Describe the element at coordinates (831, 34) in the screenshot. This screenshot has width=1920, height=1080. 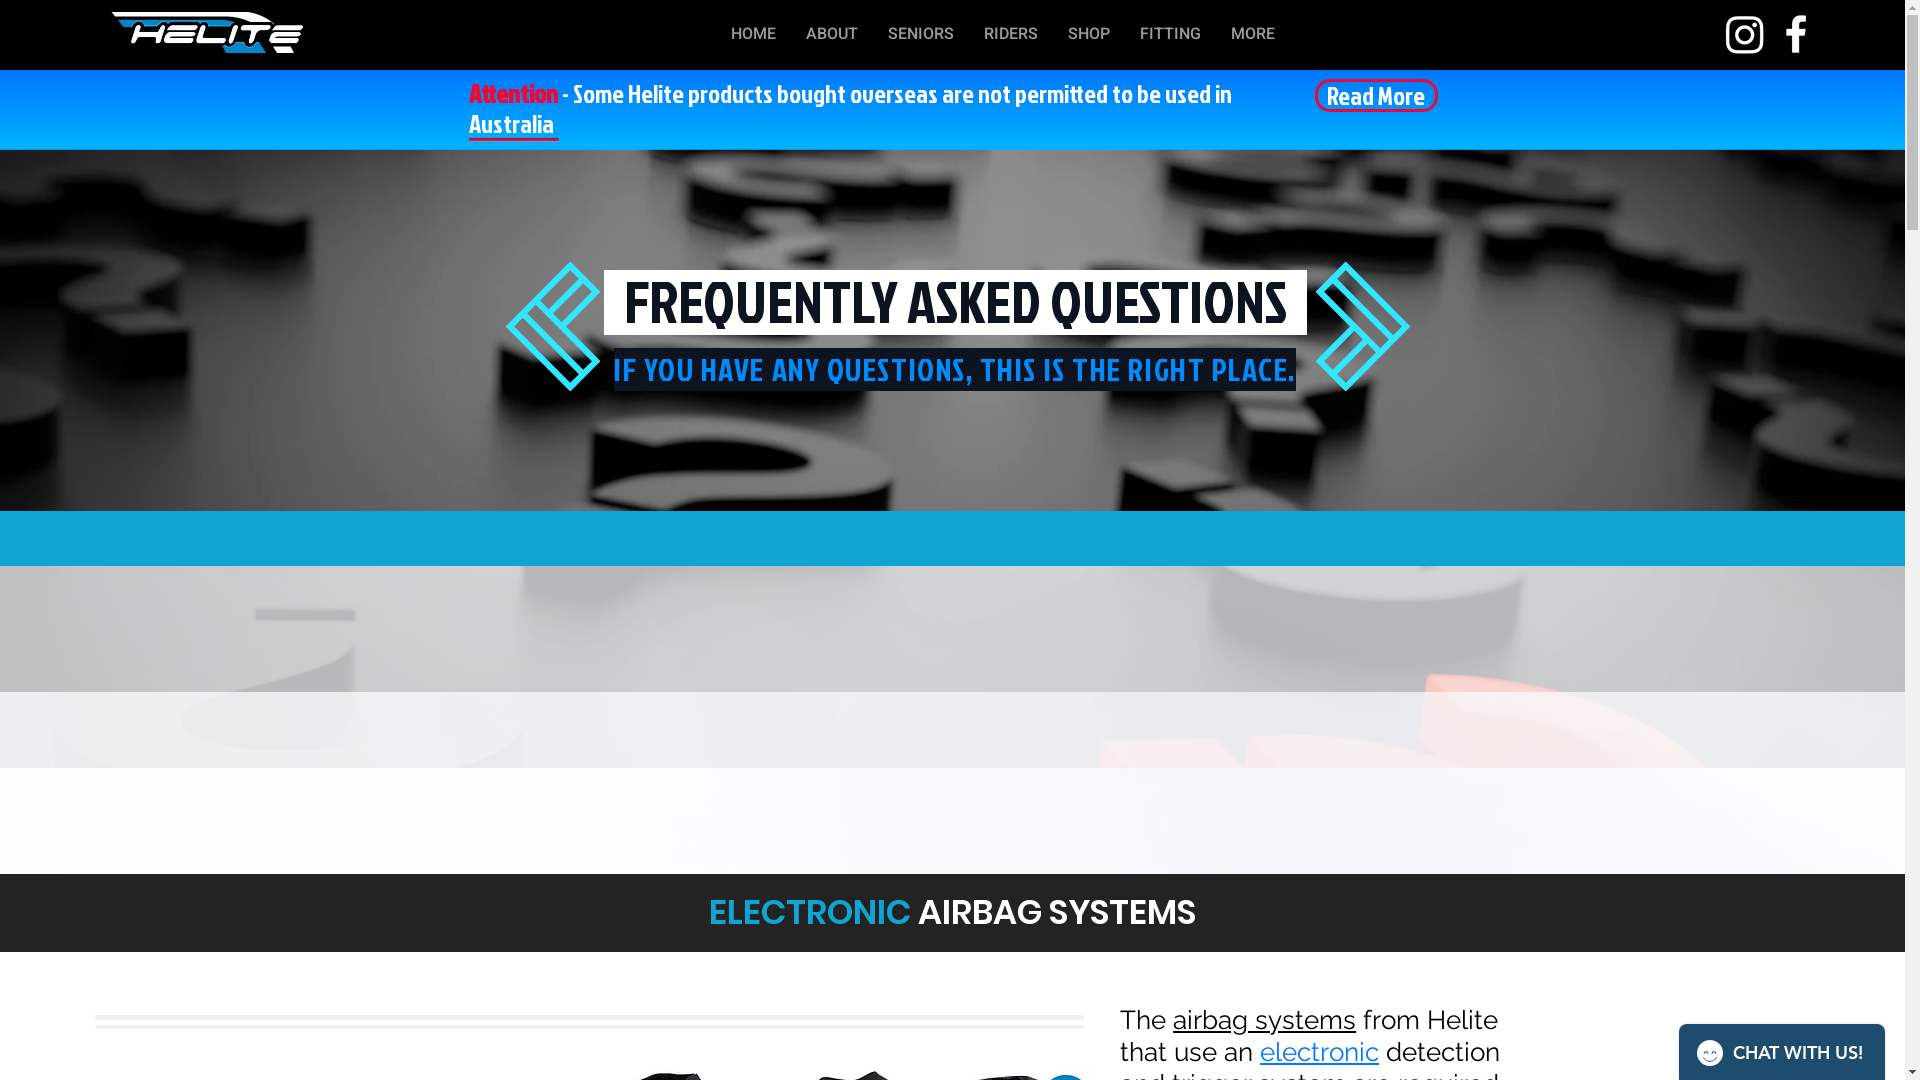
I see `'ABOUT'` at that location.